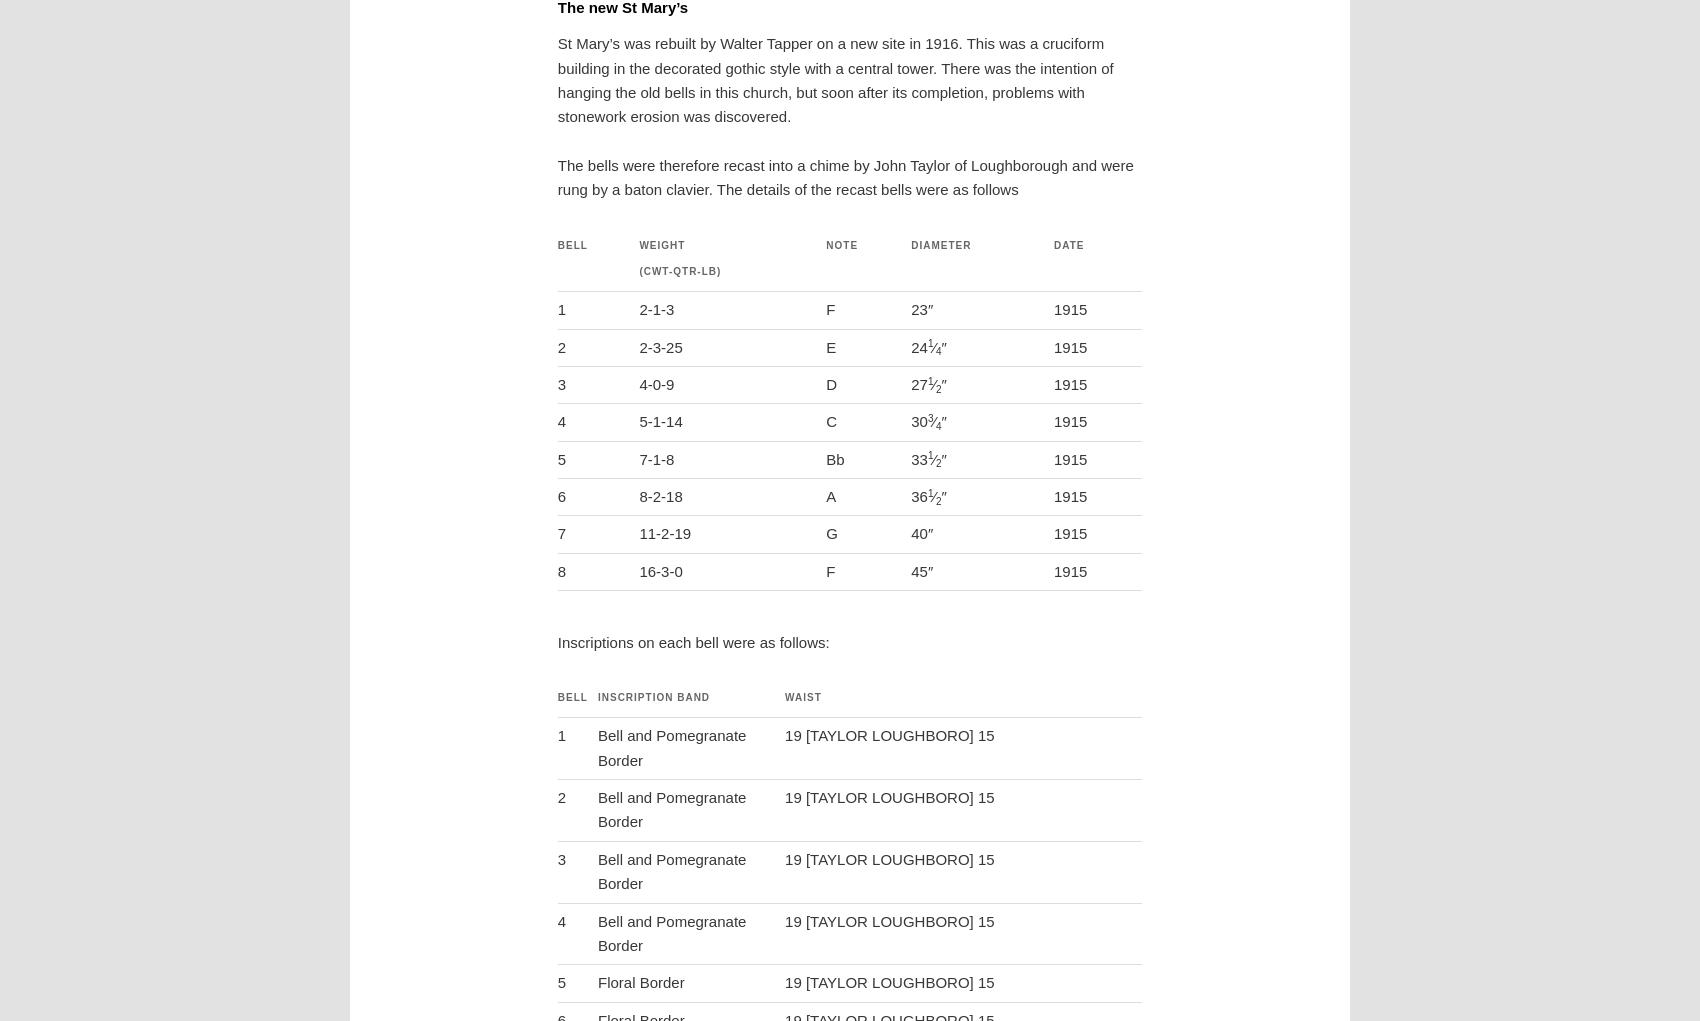 This screenshot has width=1700, height=1021. Describe the element at coordinates (841, 244) in the screenshot. I see `'Note'` at that location.